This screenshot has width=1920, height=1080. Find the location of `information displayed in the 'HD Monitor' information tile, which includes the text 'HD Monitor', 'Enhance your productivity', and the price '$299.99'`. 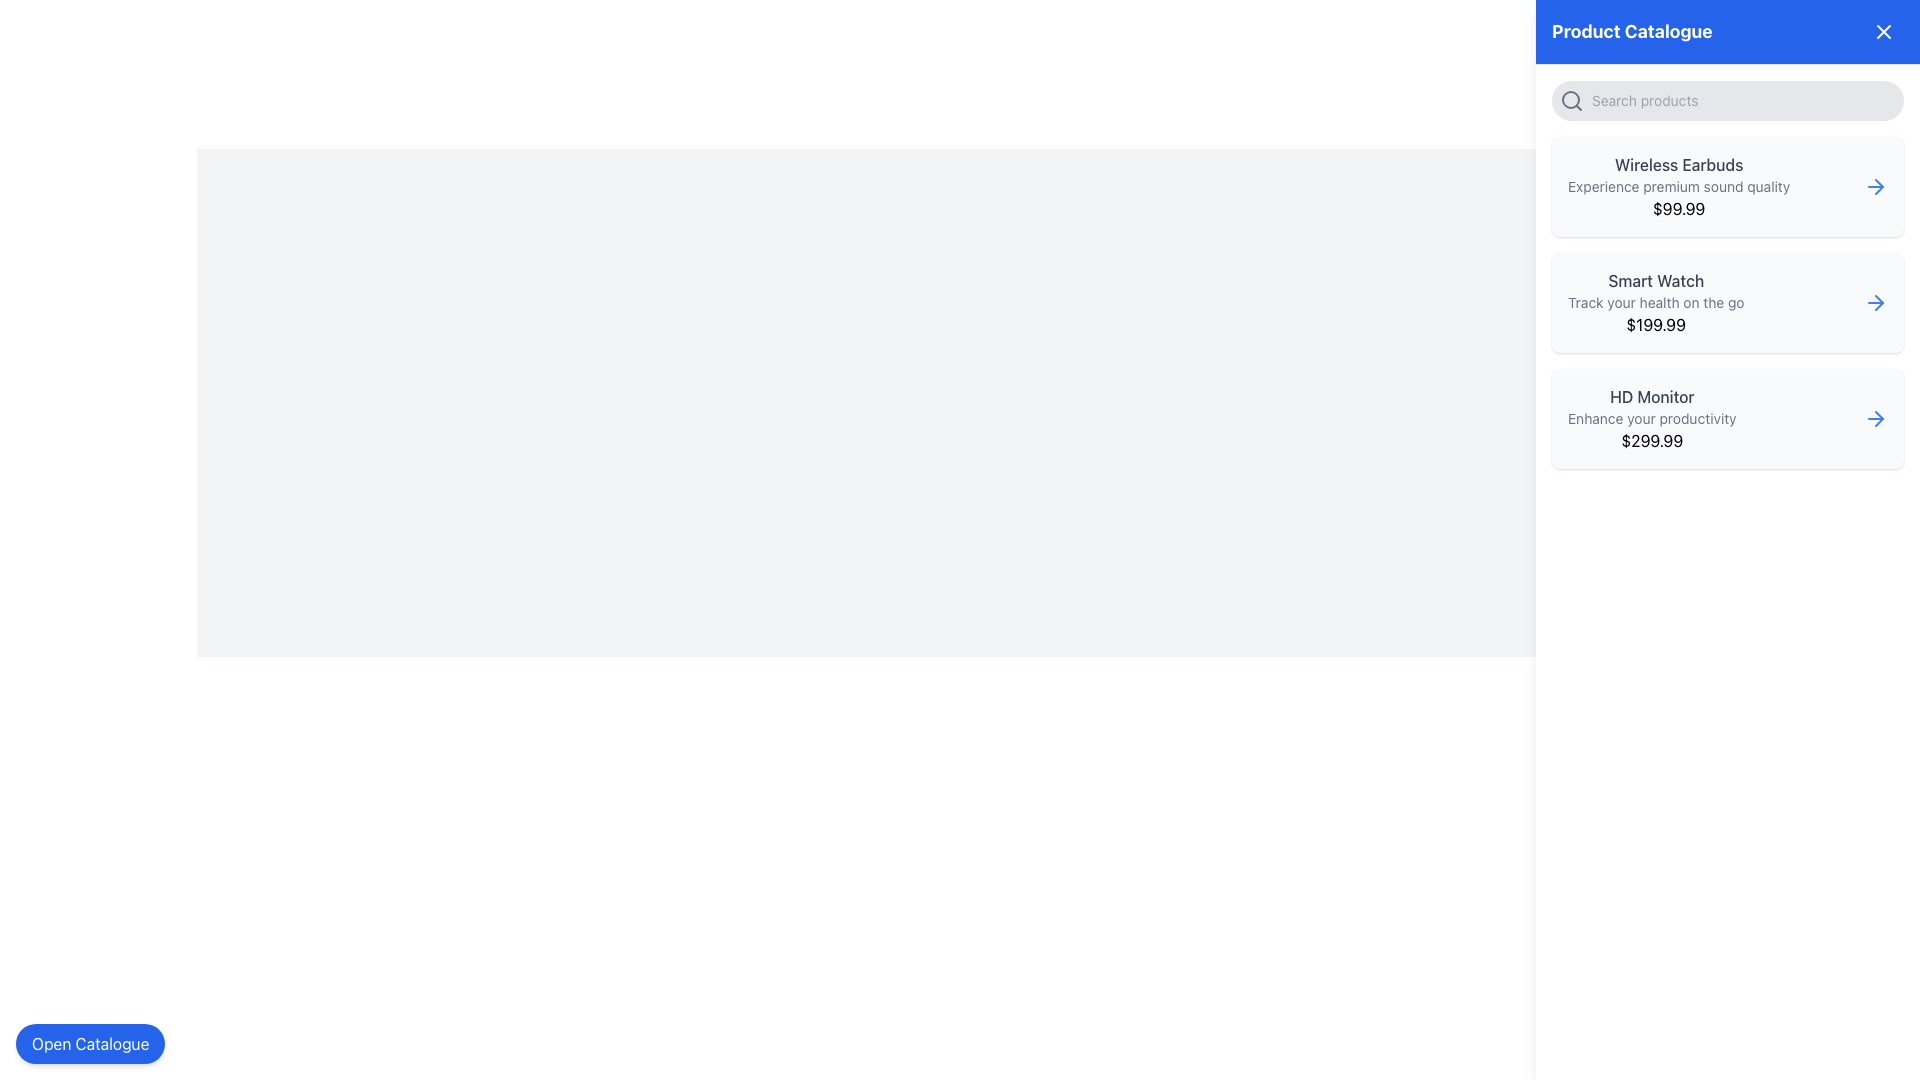

information displayed in the 'HD Monitor' information tile, which includes the text 'HD Monitor', 'Enhance your productivity', and the price '$299.99' is located at coordinates (1652, 418).